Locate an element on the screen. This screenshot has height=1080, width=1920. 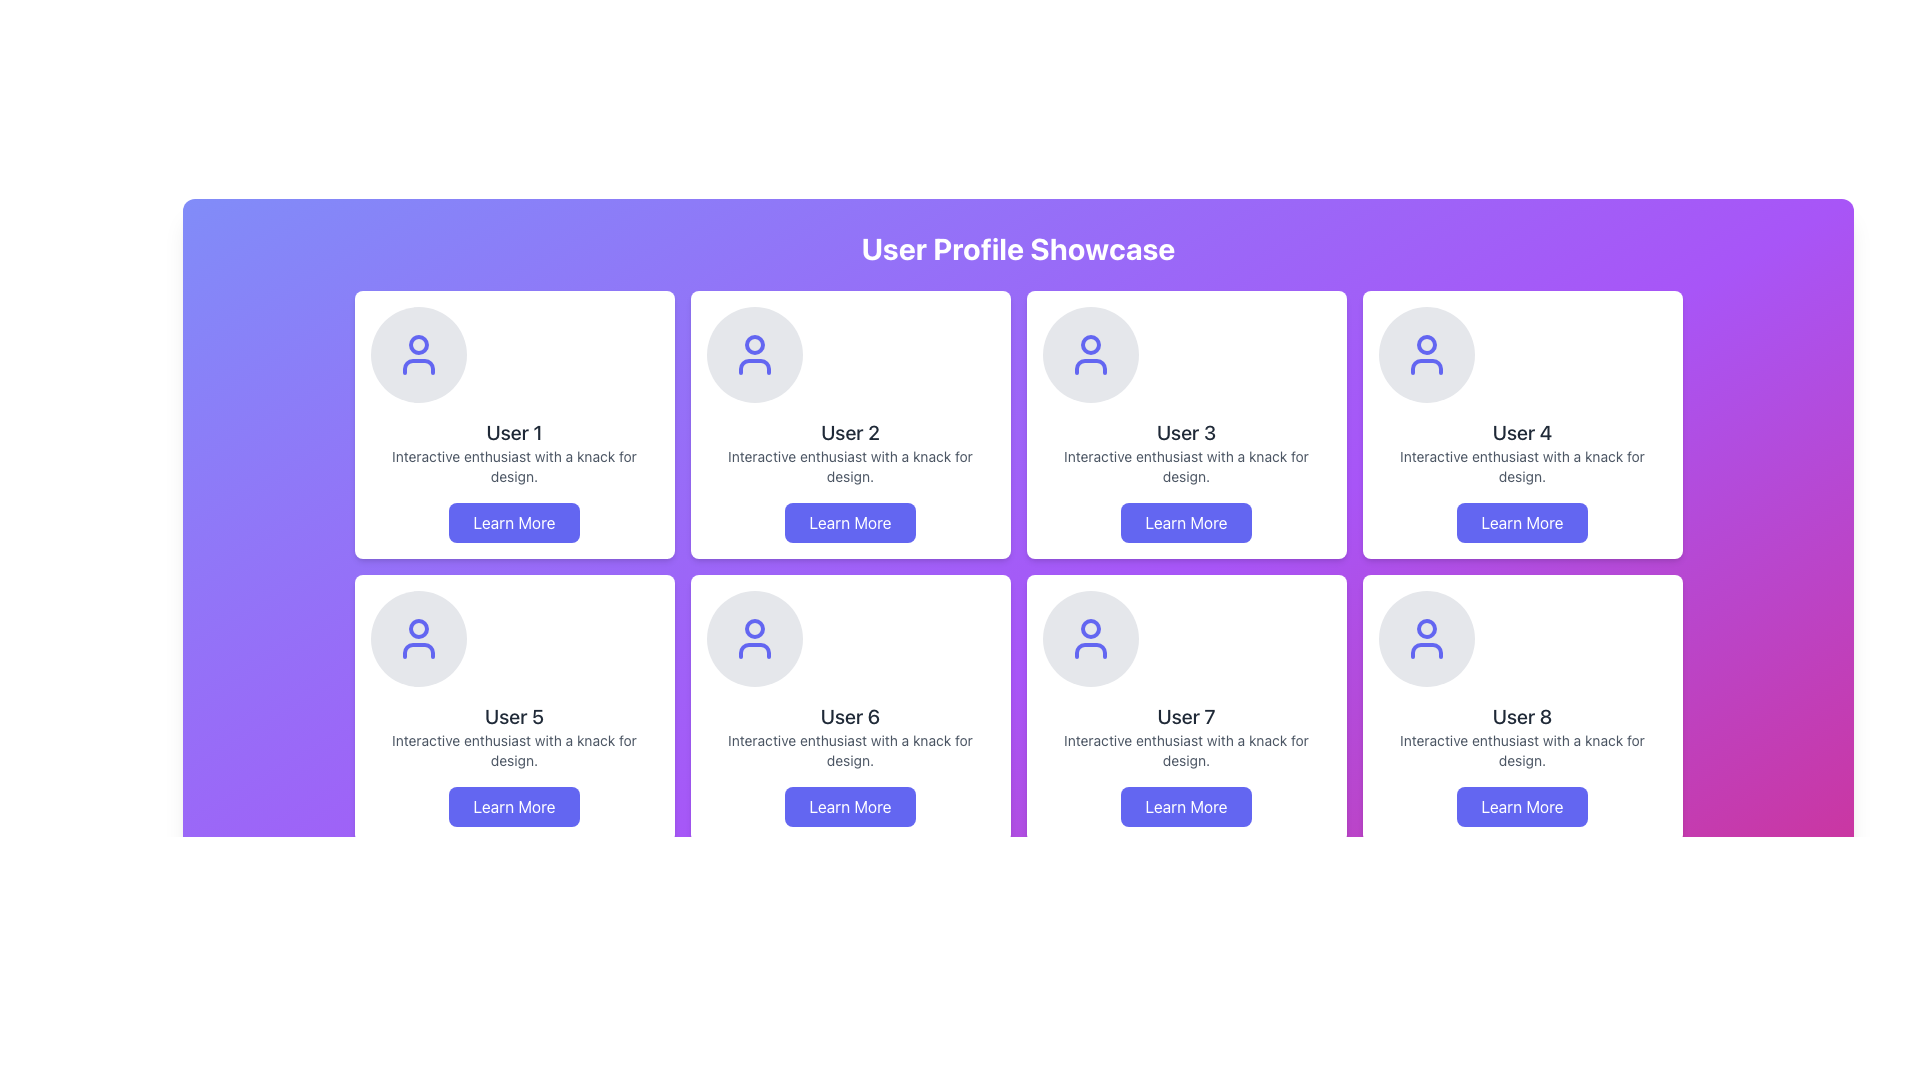
the 'Learn More' button, which has an indigo background and white text, to observe its styling effects is located at coordinates (514, 805).